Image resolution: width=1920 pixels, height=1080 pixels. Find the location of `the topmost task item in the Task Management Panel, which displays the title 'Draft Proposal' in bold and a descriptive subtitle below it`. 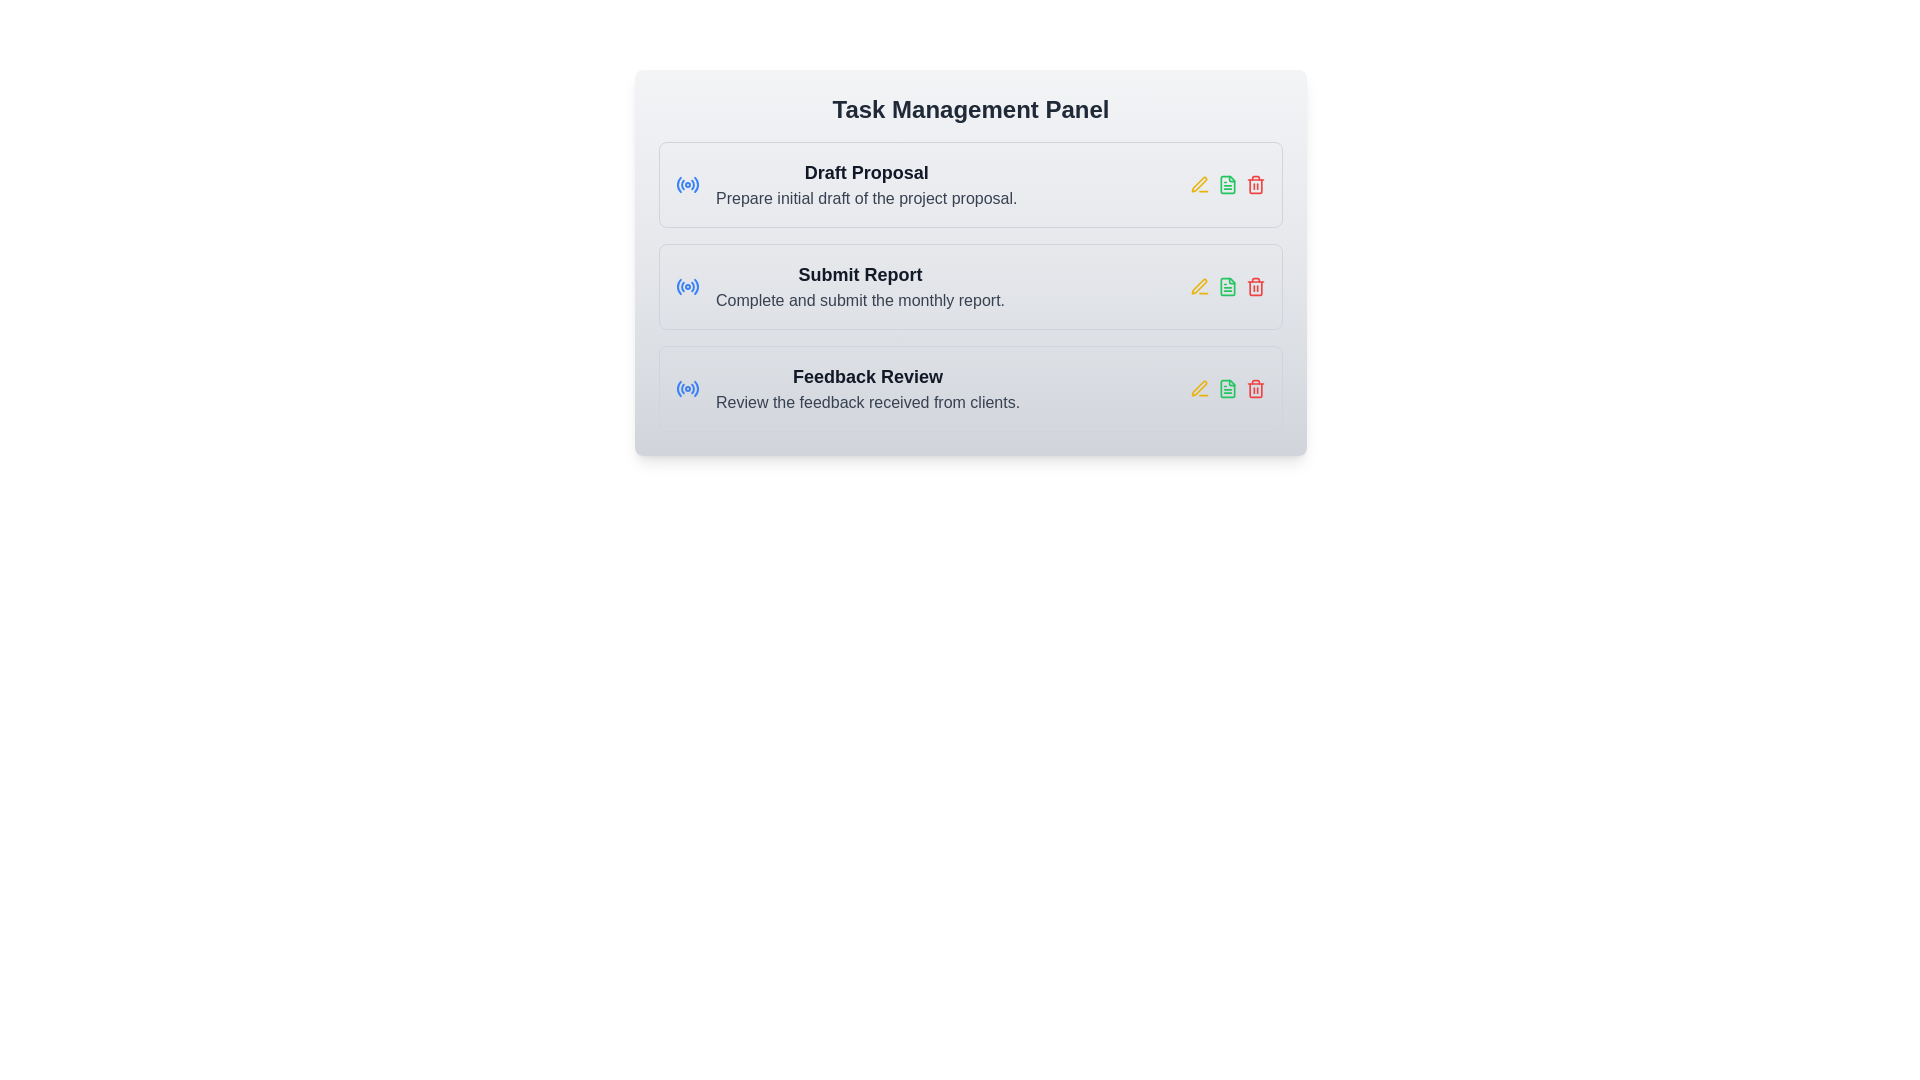

the topmost task item in the Task Management Panel, which displays the title 'Draft Proposal' in bold and a descriptive subtitle below it is located at coordinates (866, 185).